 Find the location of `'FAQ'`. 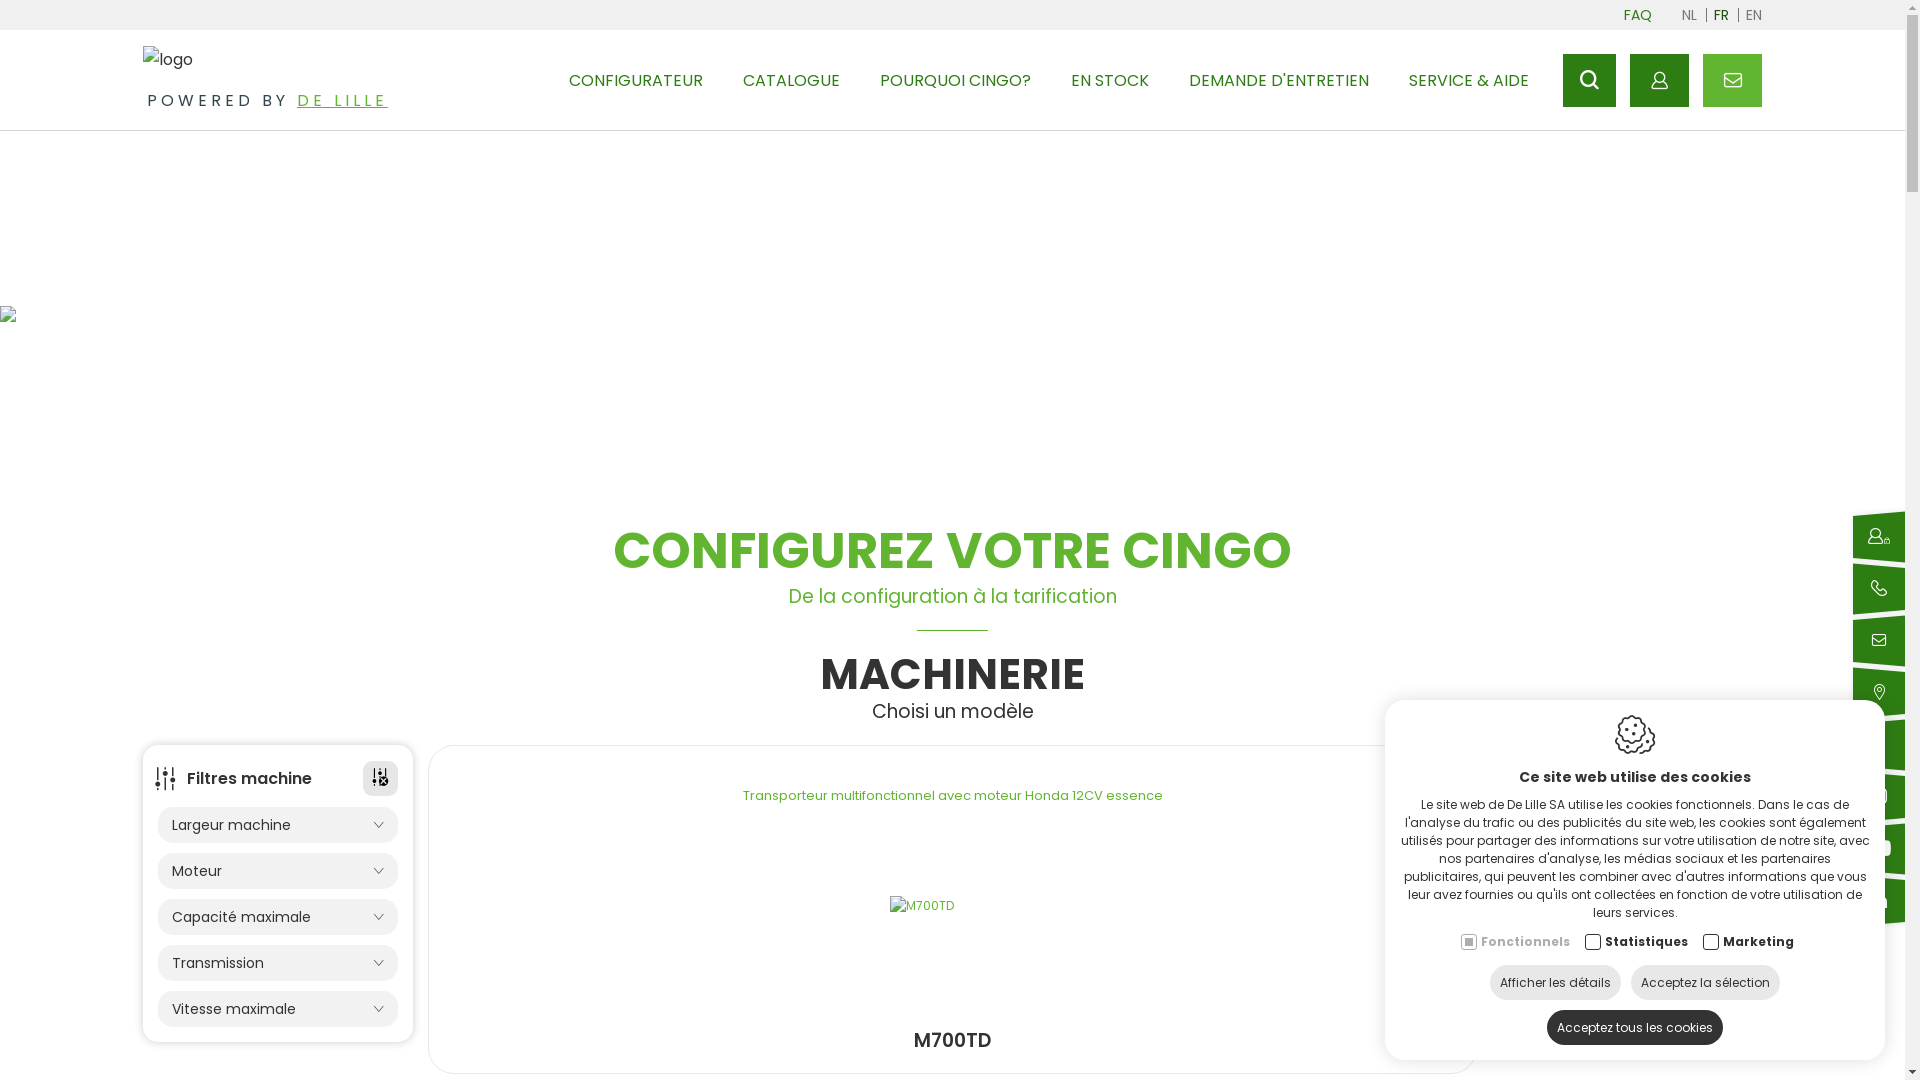

'FAQ' is located at coordinates (1618, 15).